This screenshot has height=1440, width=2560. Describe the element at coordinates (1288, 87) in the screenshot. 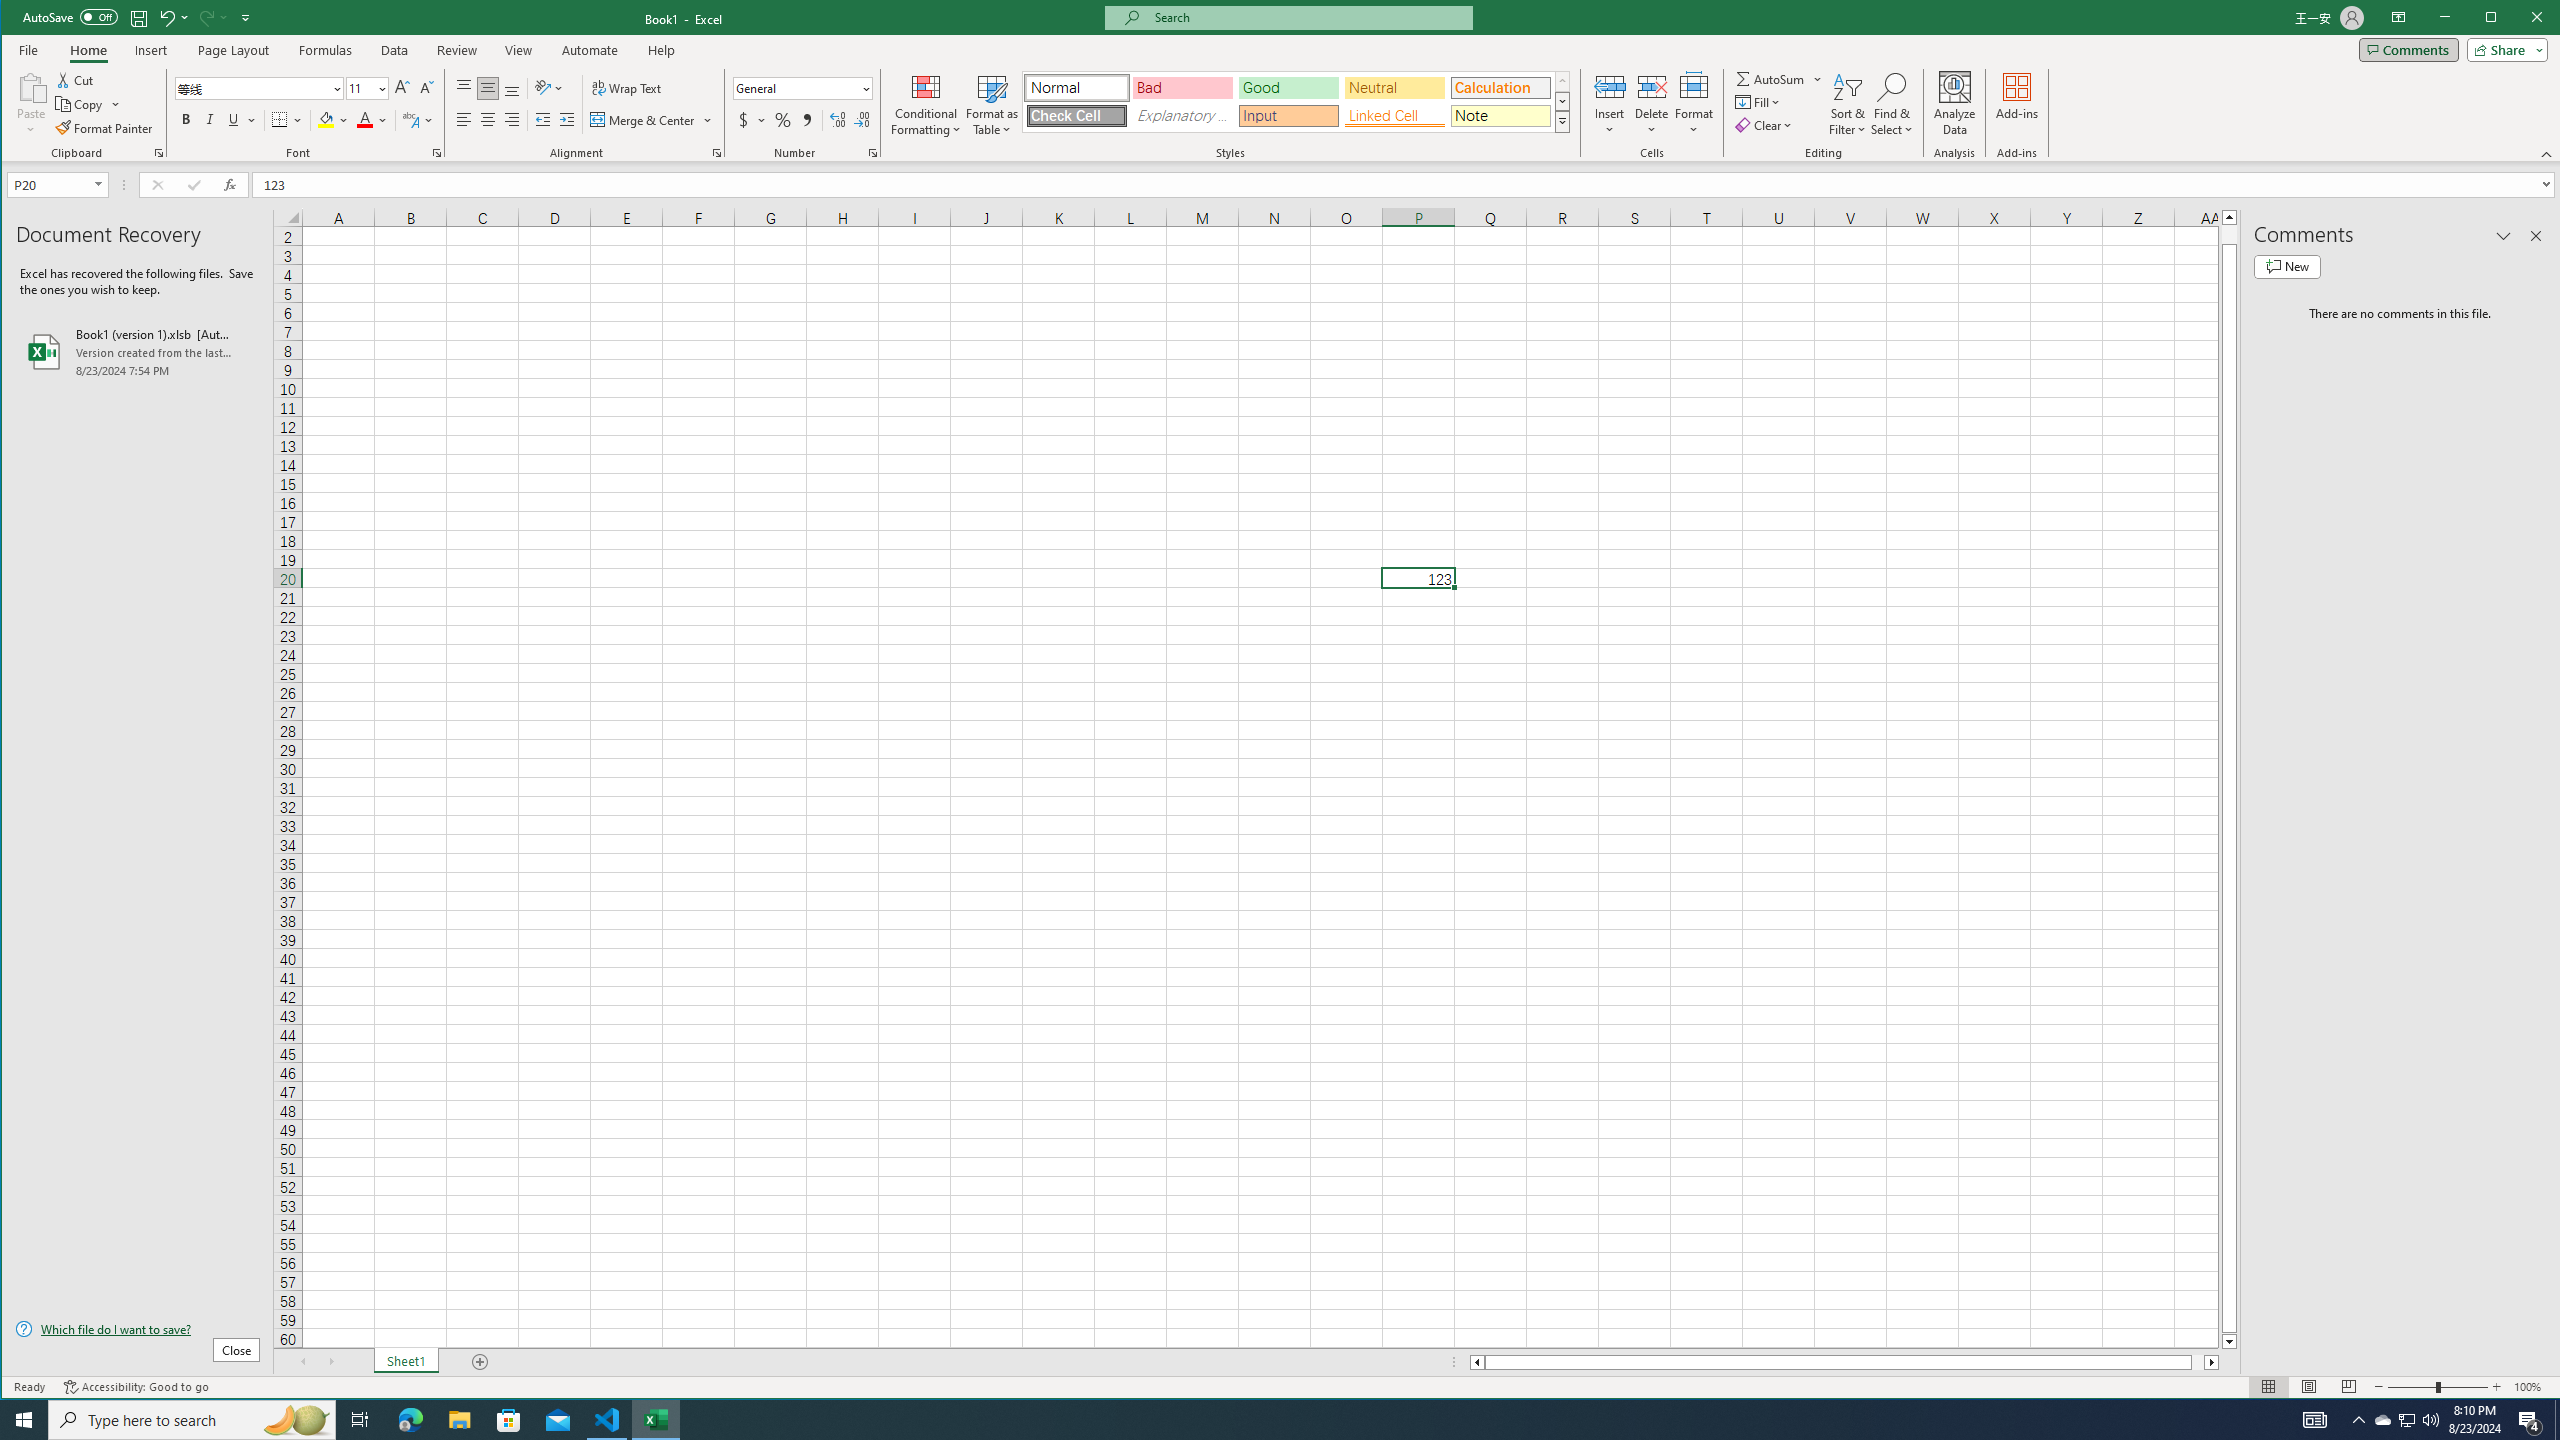

I see `'Good'` at that location.